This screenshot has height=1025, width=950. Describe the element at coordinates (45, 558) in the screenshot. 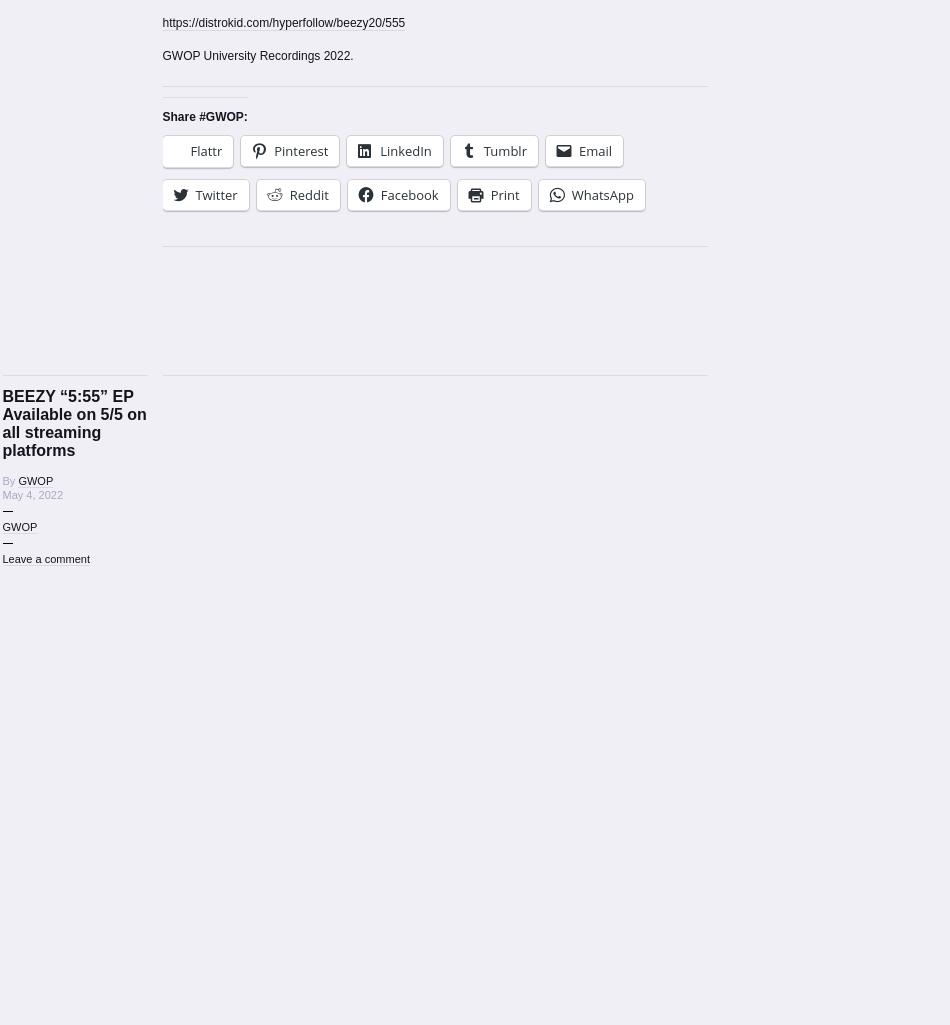

I see `'Leave a comment'` at that location.